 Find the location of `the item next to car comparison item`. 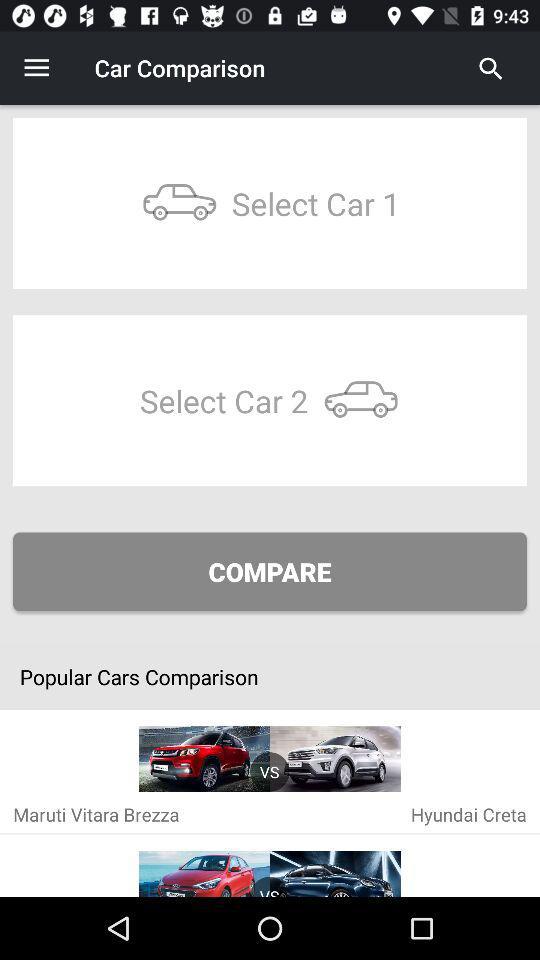

the item next to car comparison item is located at coordinates (36, 68).